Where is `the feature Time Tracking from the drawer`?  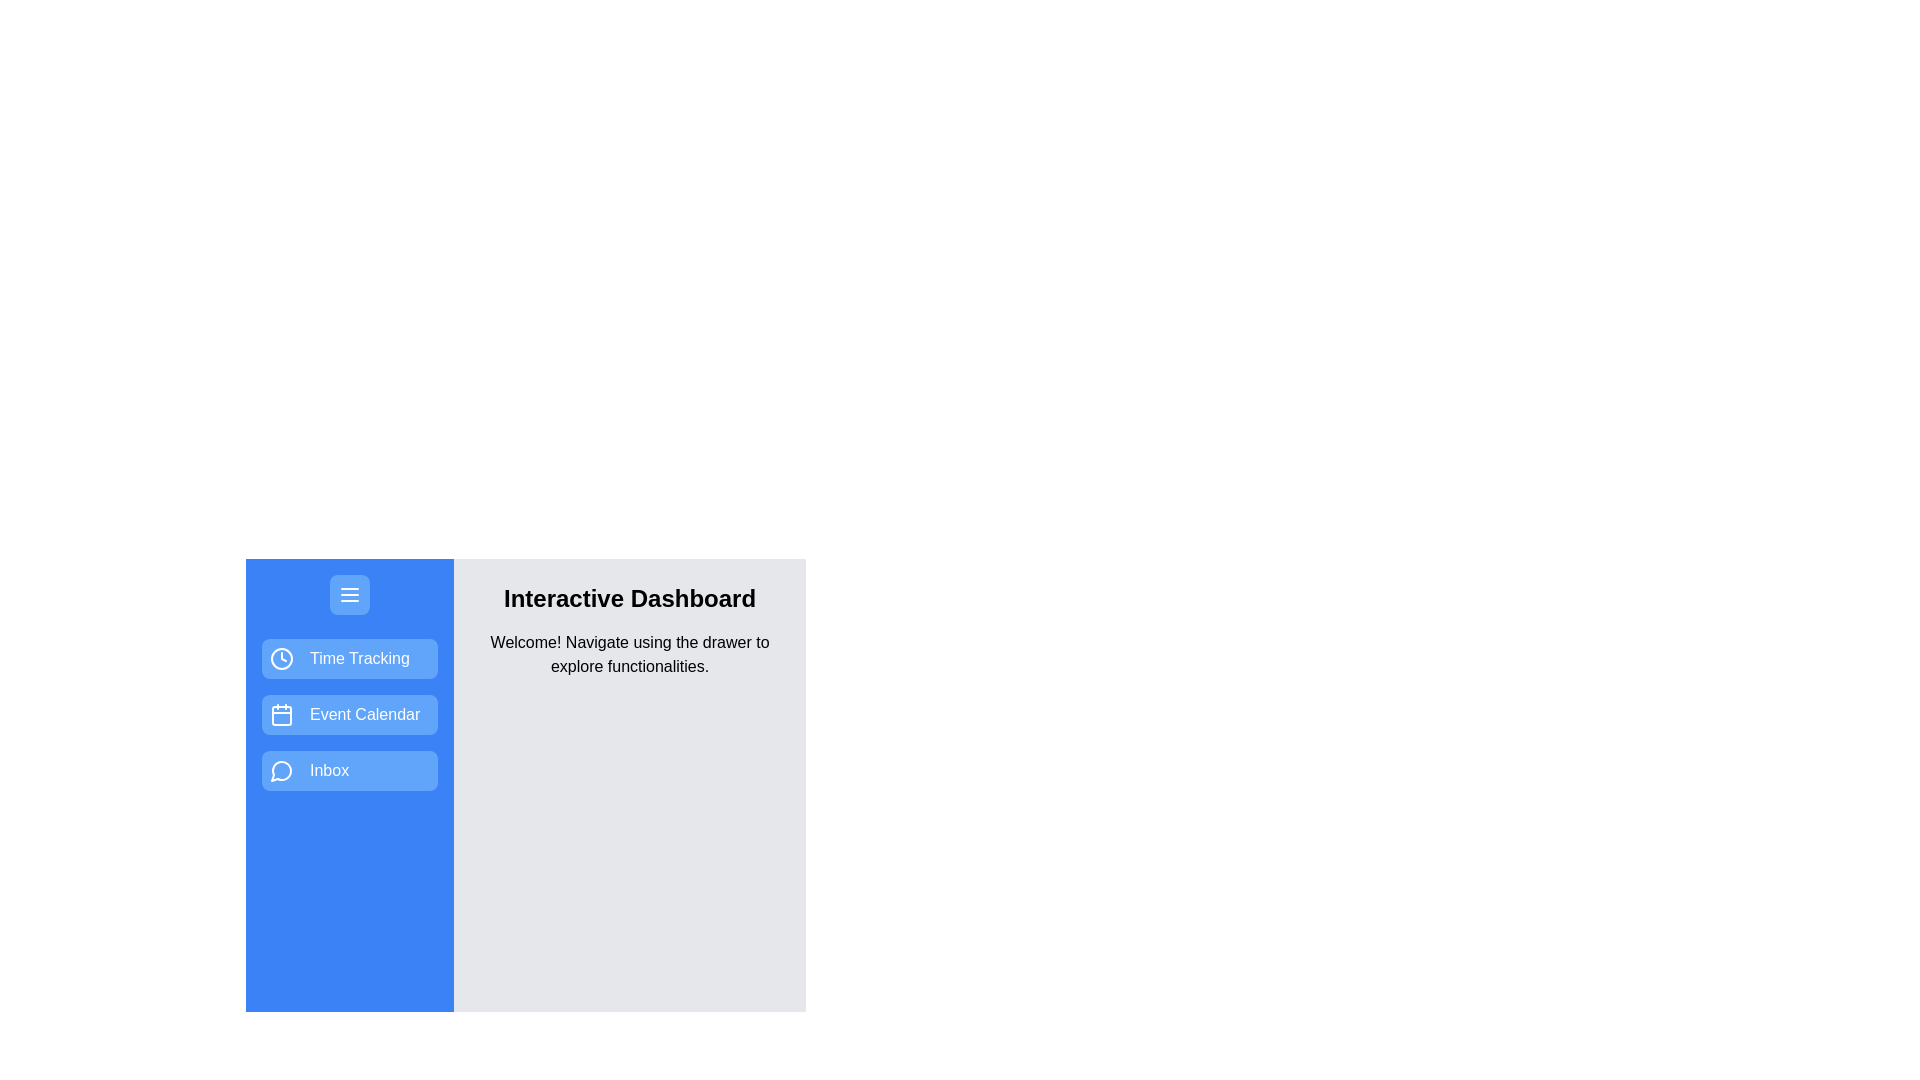 the feature Time Tracking from the drawer is located at coordinates (350, 659).